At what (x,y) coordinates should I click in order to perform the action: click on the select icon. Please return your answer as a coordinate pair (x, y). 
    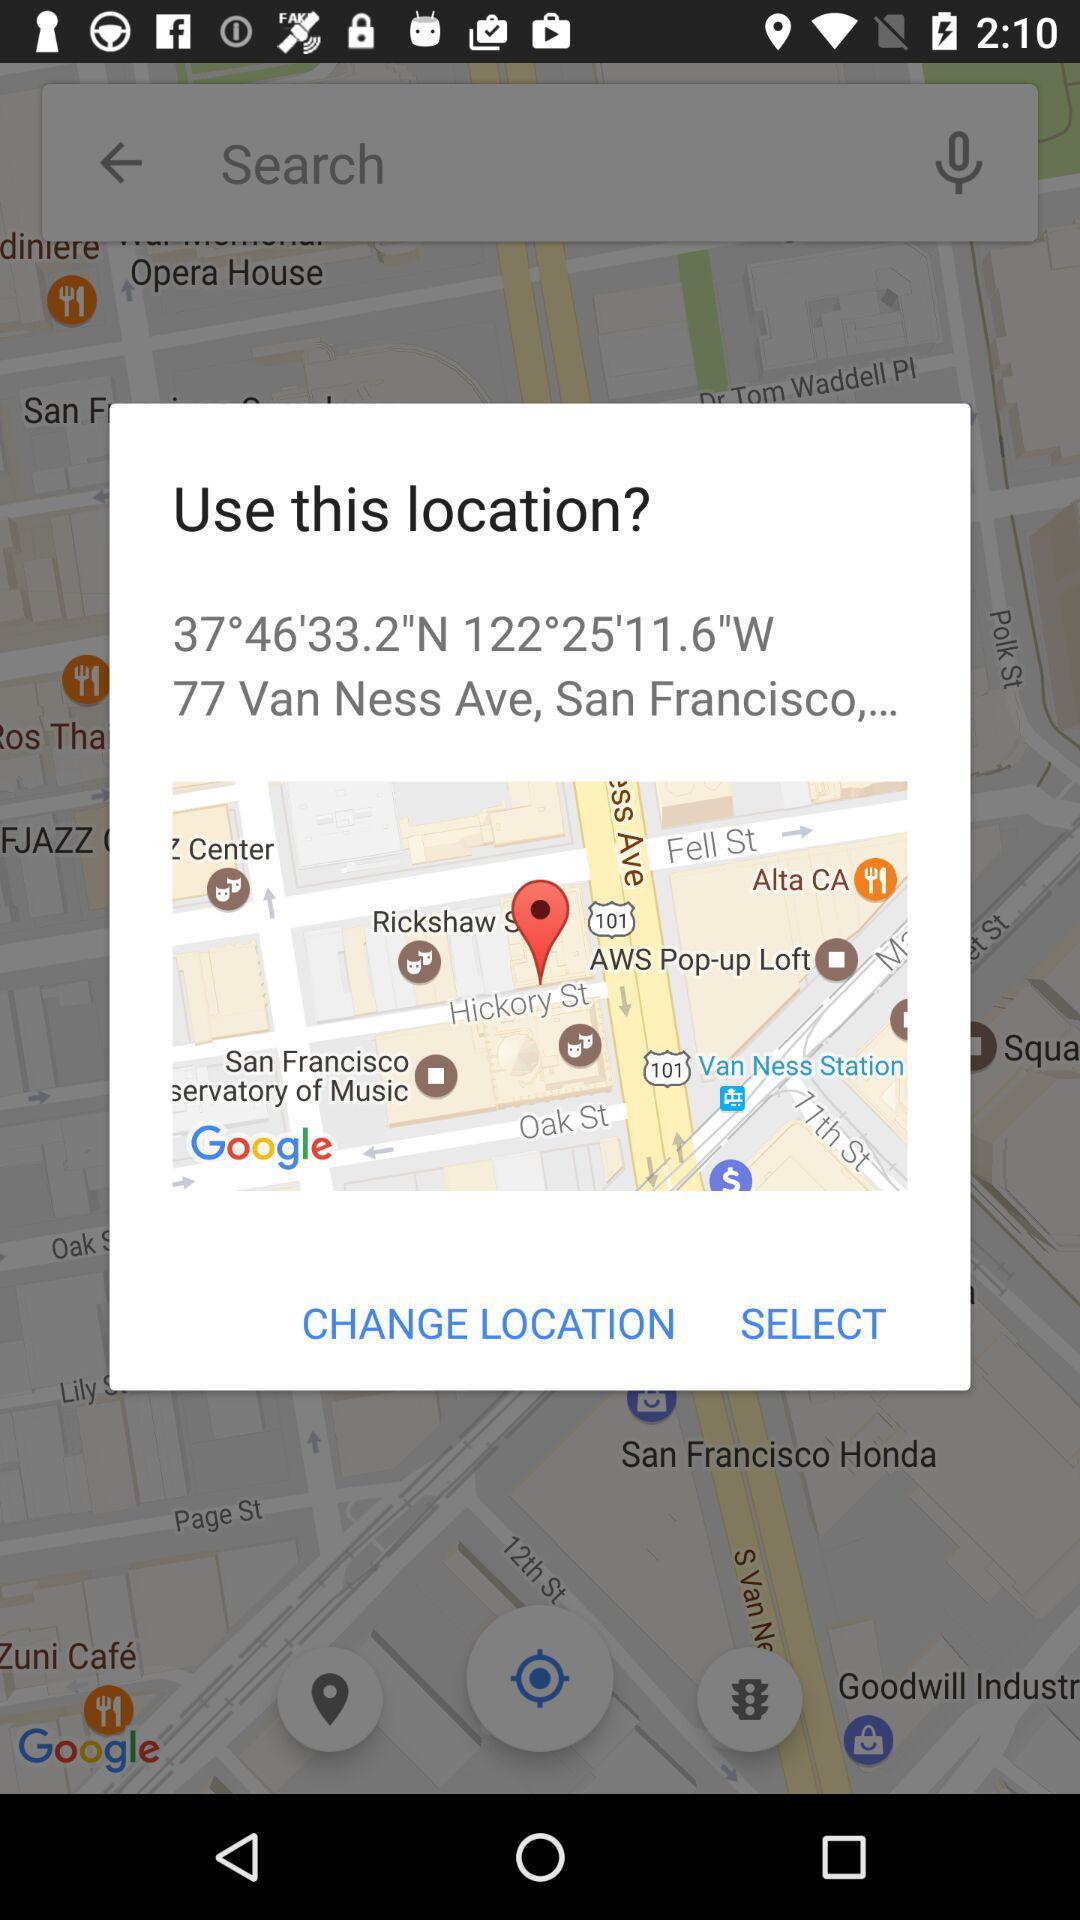
    Looking at the image, I should click on (813, 1322).